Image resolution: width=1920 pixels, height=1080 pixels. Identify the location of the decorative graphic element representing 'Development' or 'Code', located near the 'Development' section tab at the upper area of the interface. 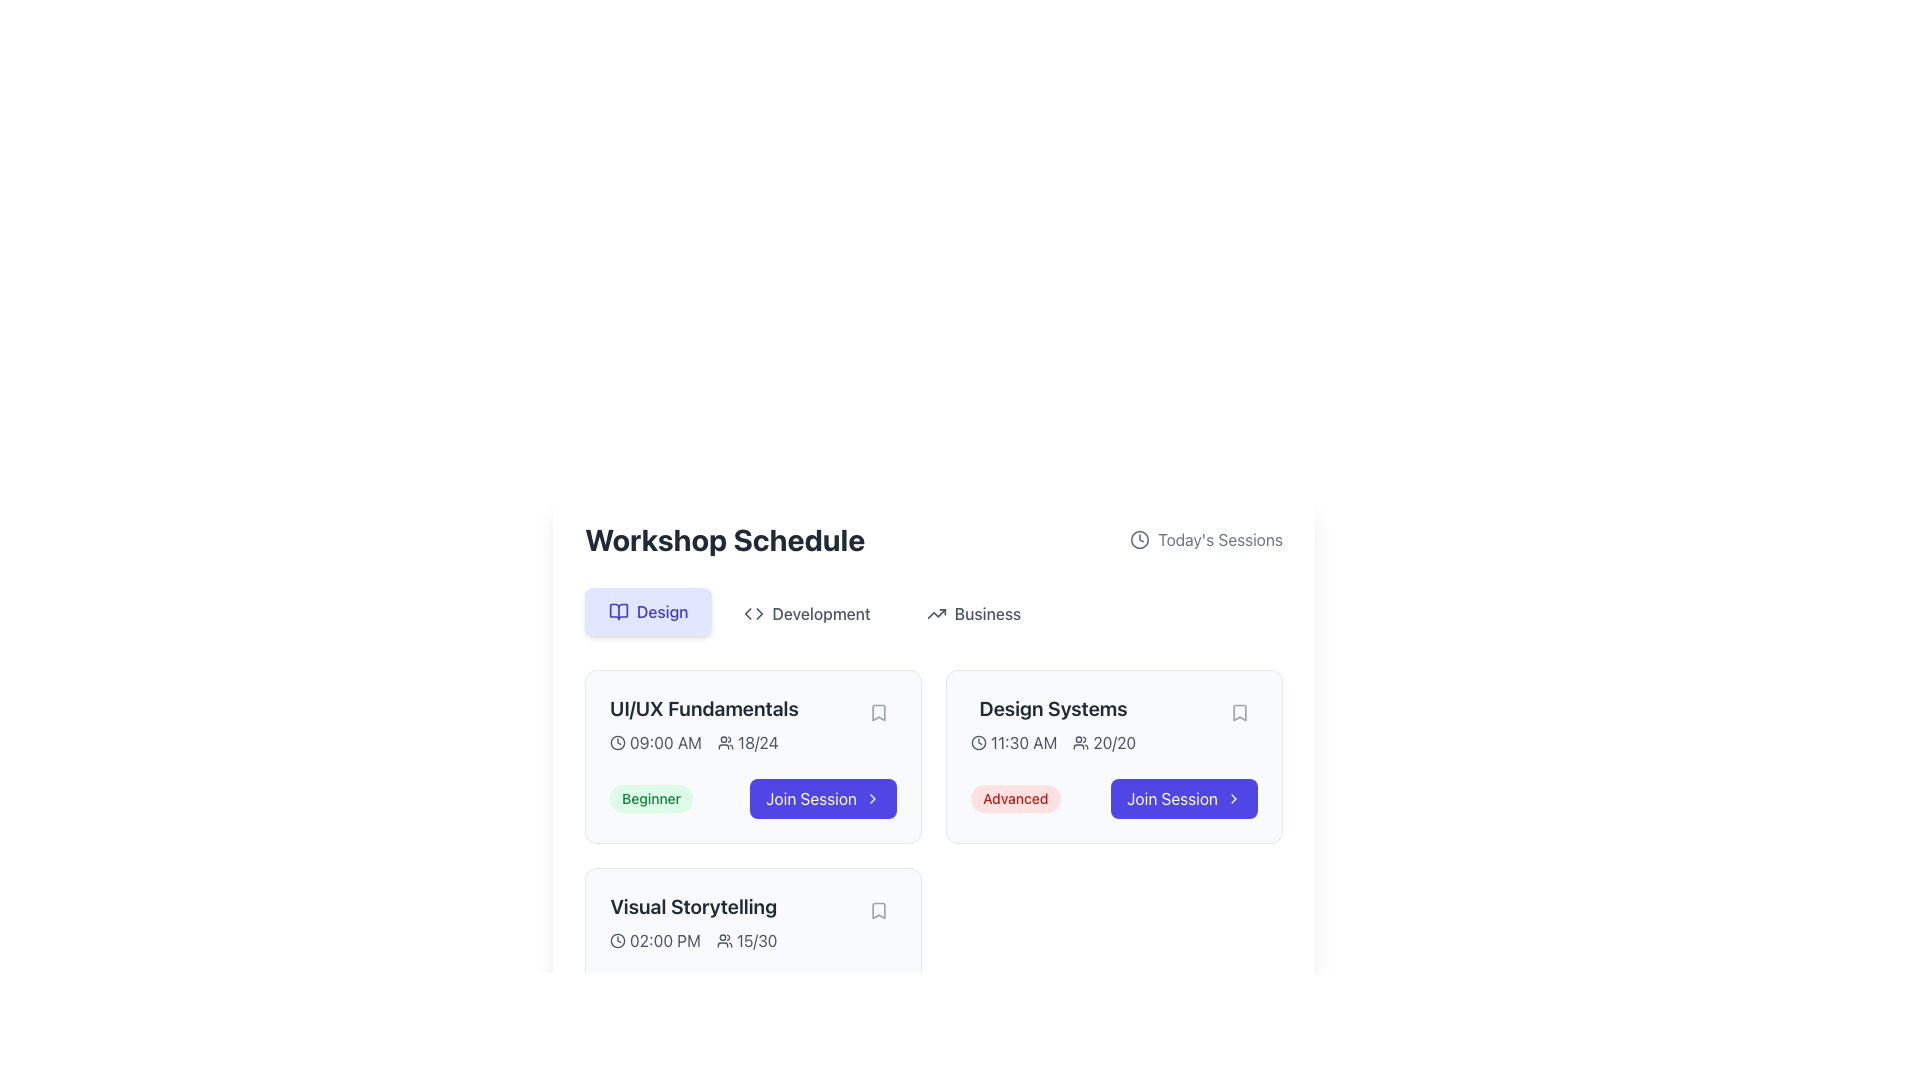
(747, 612).